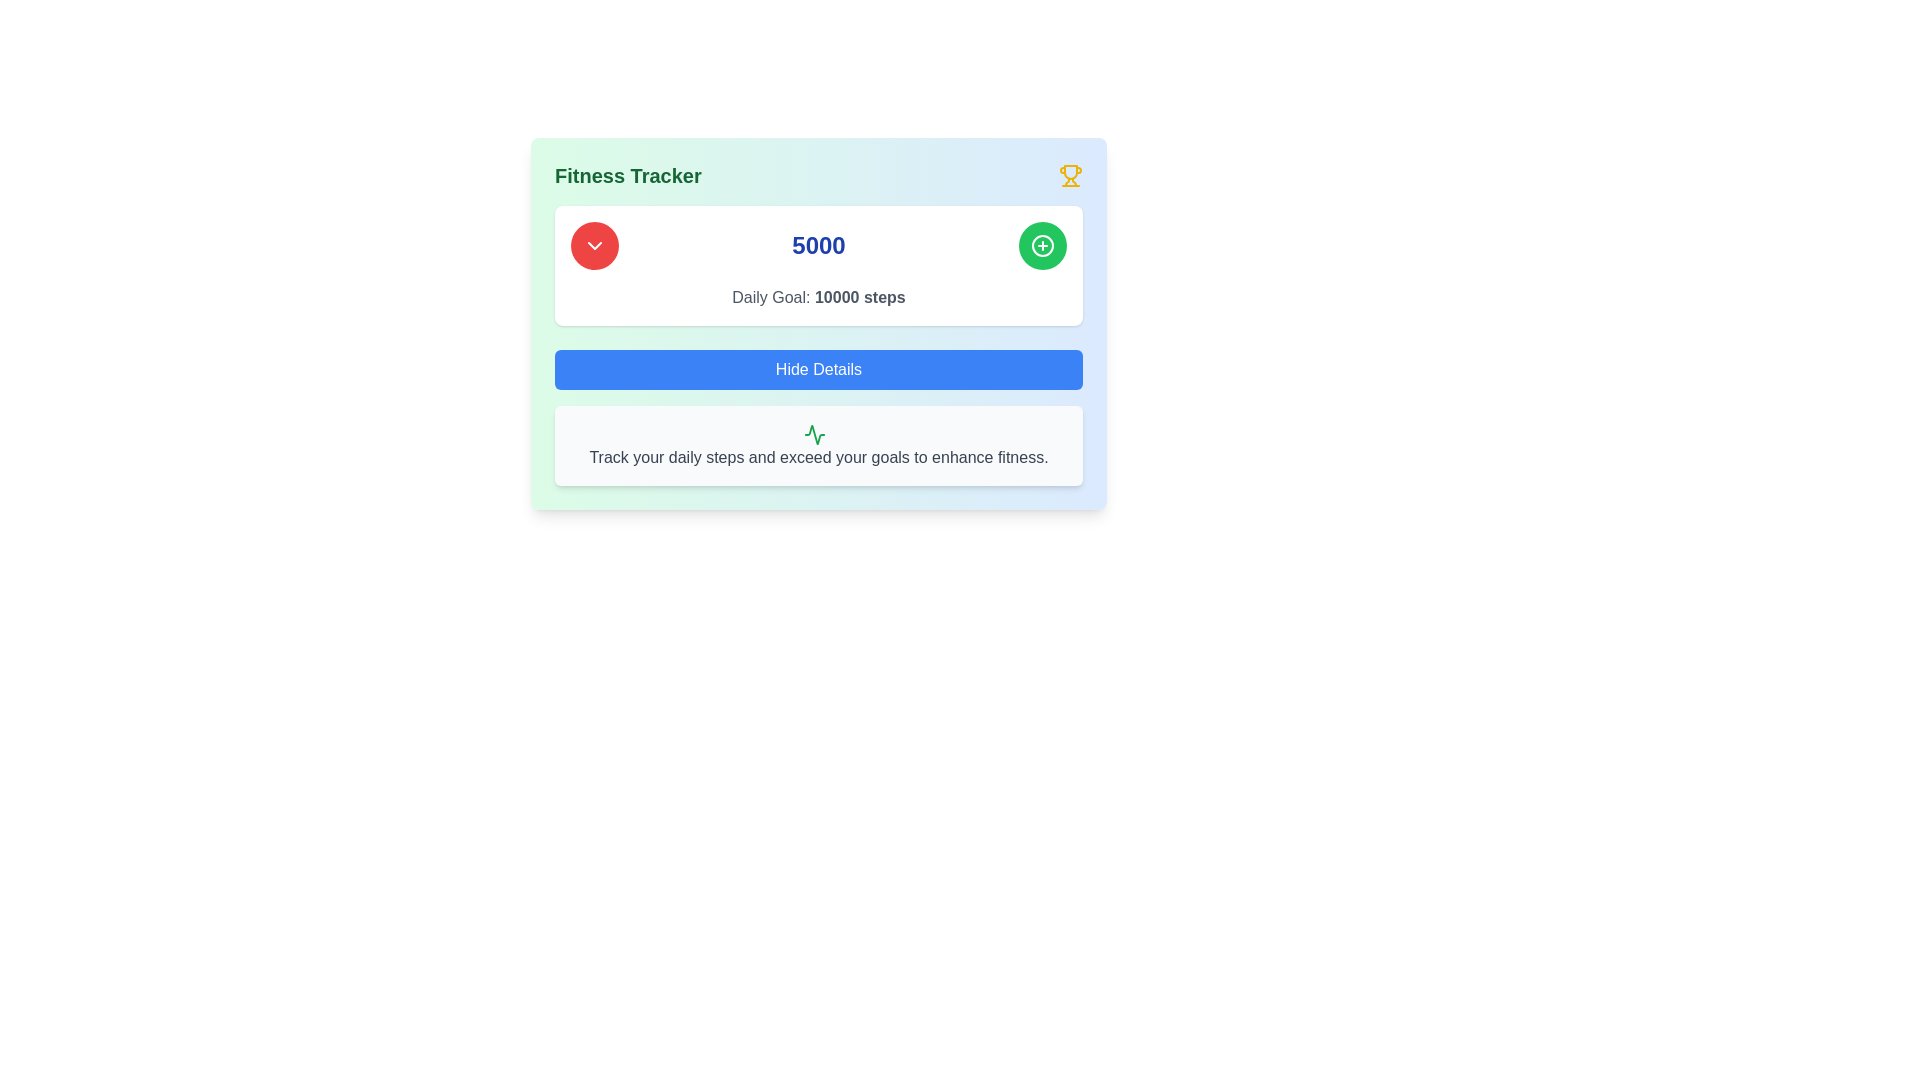 Image resolution: width=1920 pixels, height=1080 pixels. I want to click on the dropdown icon centered within the red circular button in the top-left section of the 'Fitness Tracker' card, so click(594, 245).